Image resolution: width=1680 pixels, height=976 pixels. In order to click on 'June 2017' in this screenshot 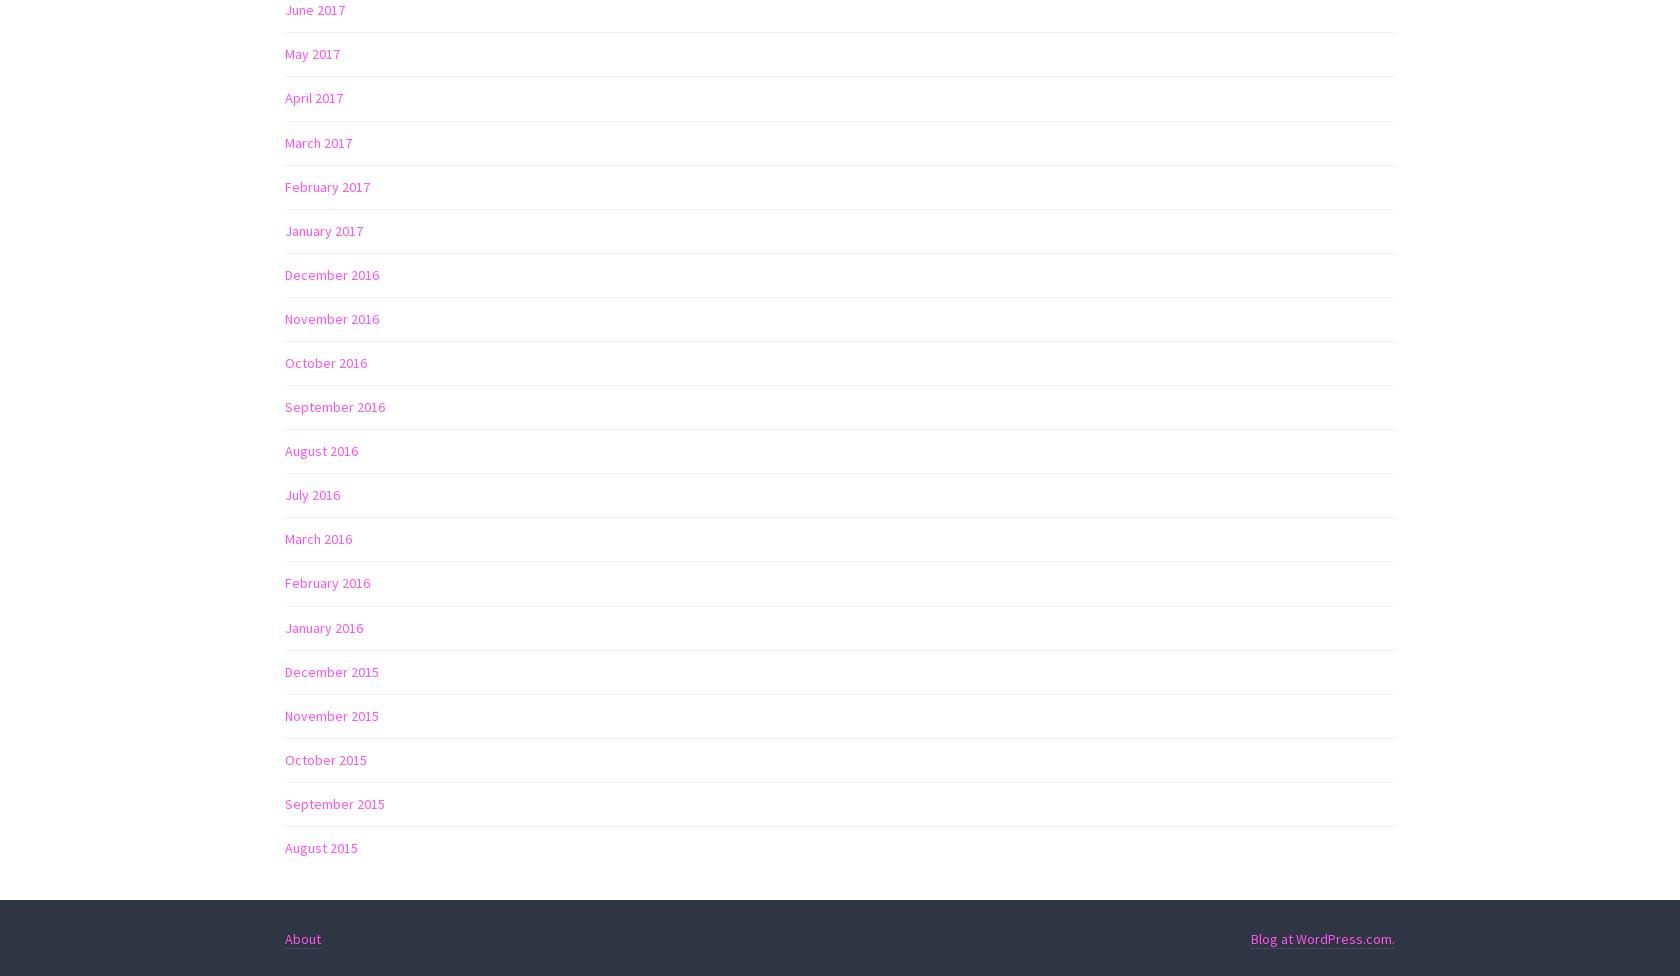, I will do `click(315, 9)`.